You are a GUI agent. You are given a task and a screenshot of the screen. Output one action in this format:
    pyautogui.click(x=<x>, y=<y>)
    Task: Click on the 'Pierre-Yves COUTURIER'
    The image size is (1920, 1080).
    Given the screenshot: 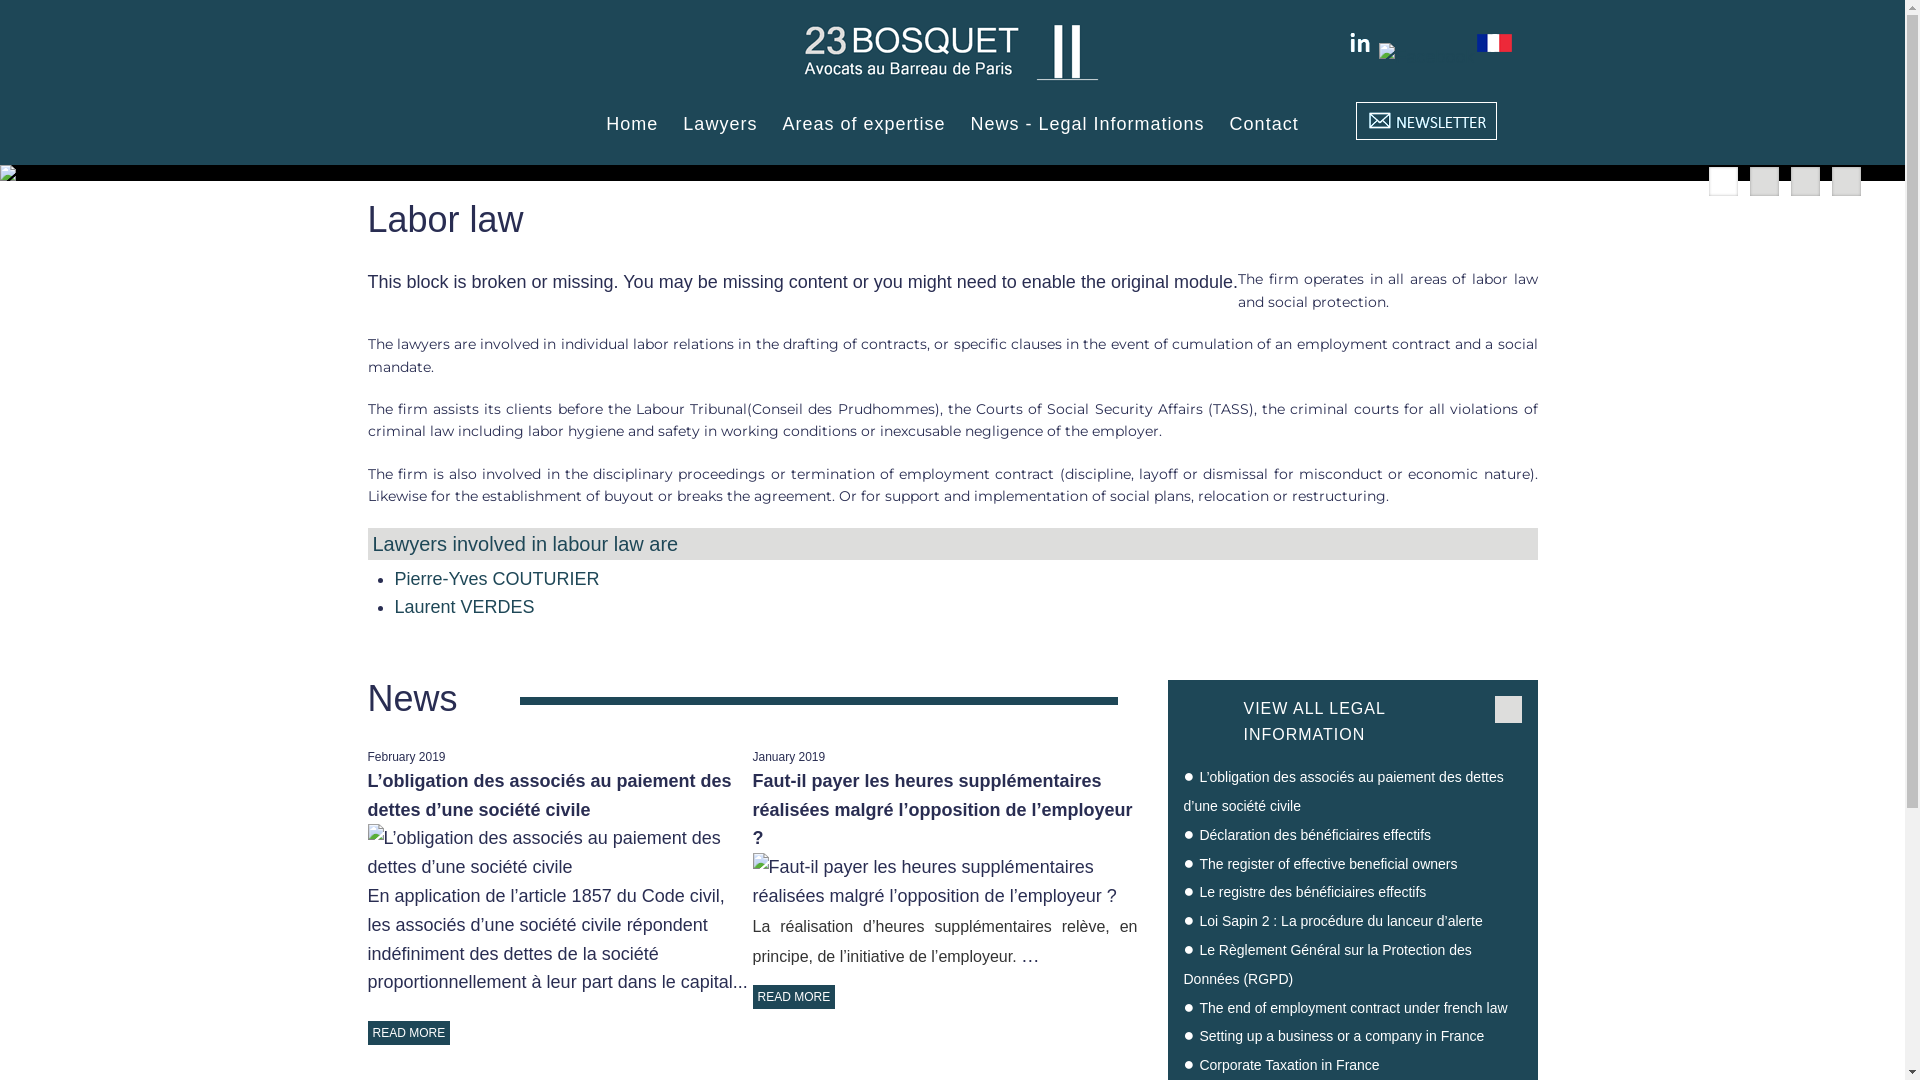 What is the action you would take?
    pyautogui.click(x=496, y=578)
    